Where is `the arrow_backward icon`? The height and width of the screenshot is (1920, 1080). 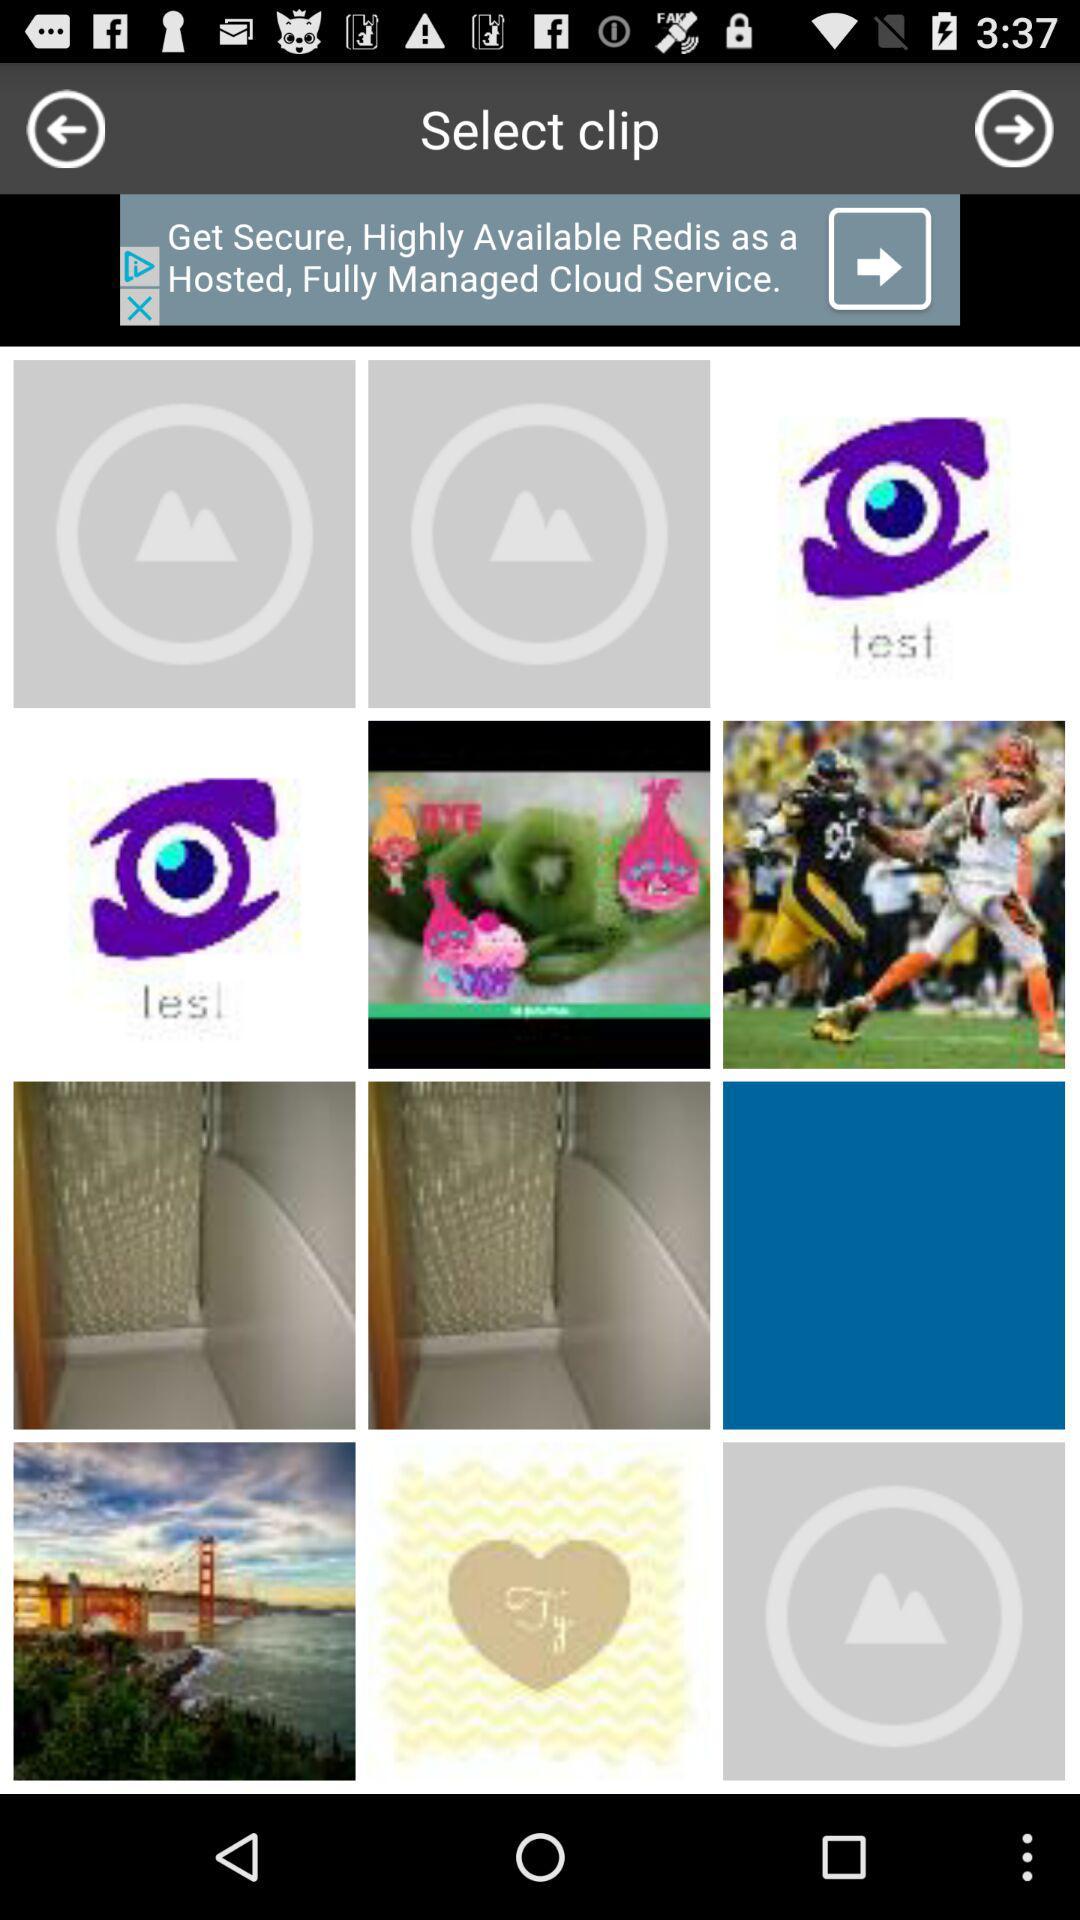
the arrow_backward icon is located at coordinates (64, 136).